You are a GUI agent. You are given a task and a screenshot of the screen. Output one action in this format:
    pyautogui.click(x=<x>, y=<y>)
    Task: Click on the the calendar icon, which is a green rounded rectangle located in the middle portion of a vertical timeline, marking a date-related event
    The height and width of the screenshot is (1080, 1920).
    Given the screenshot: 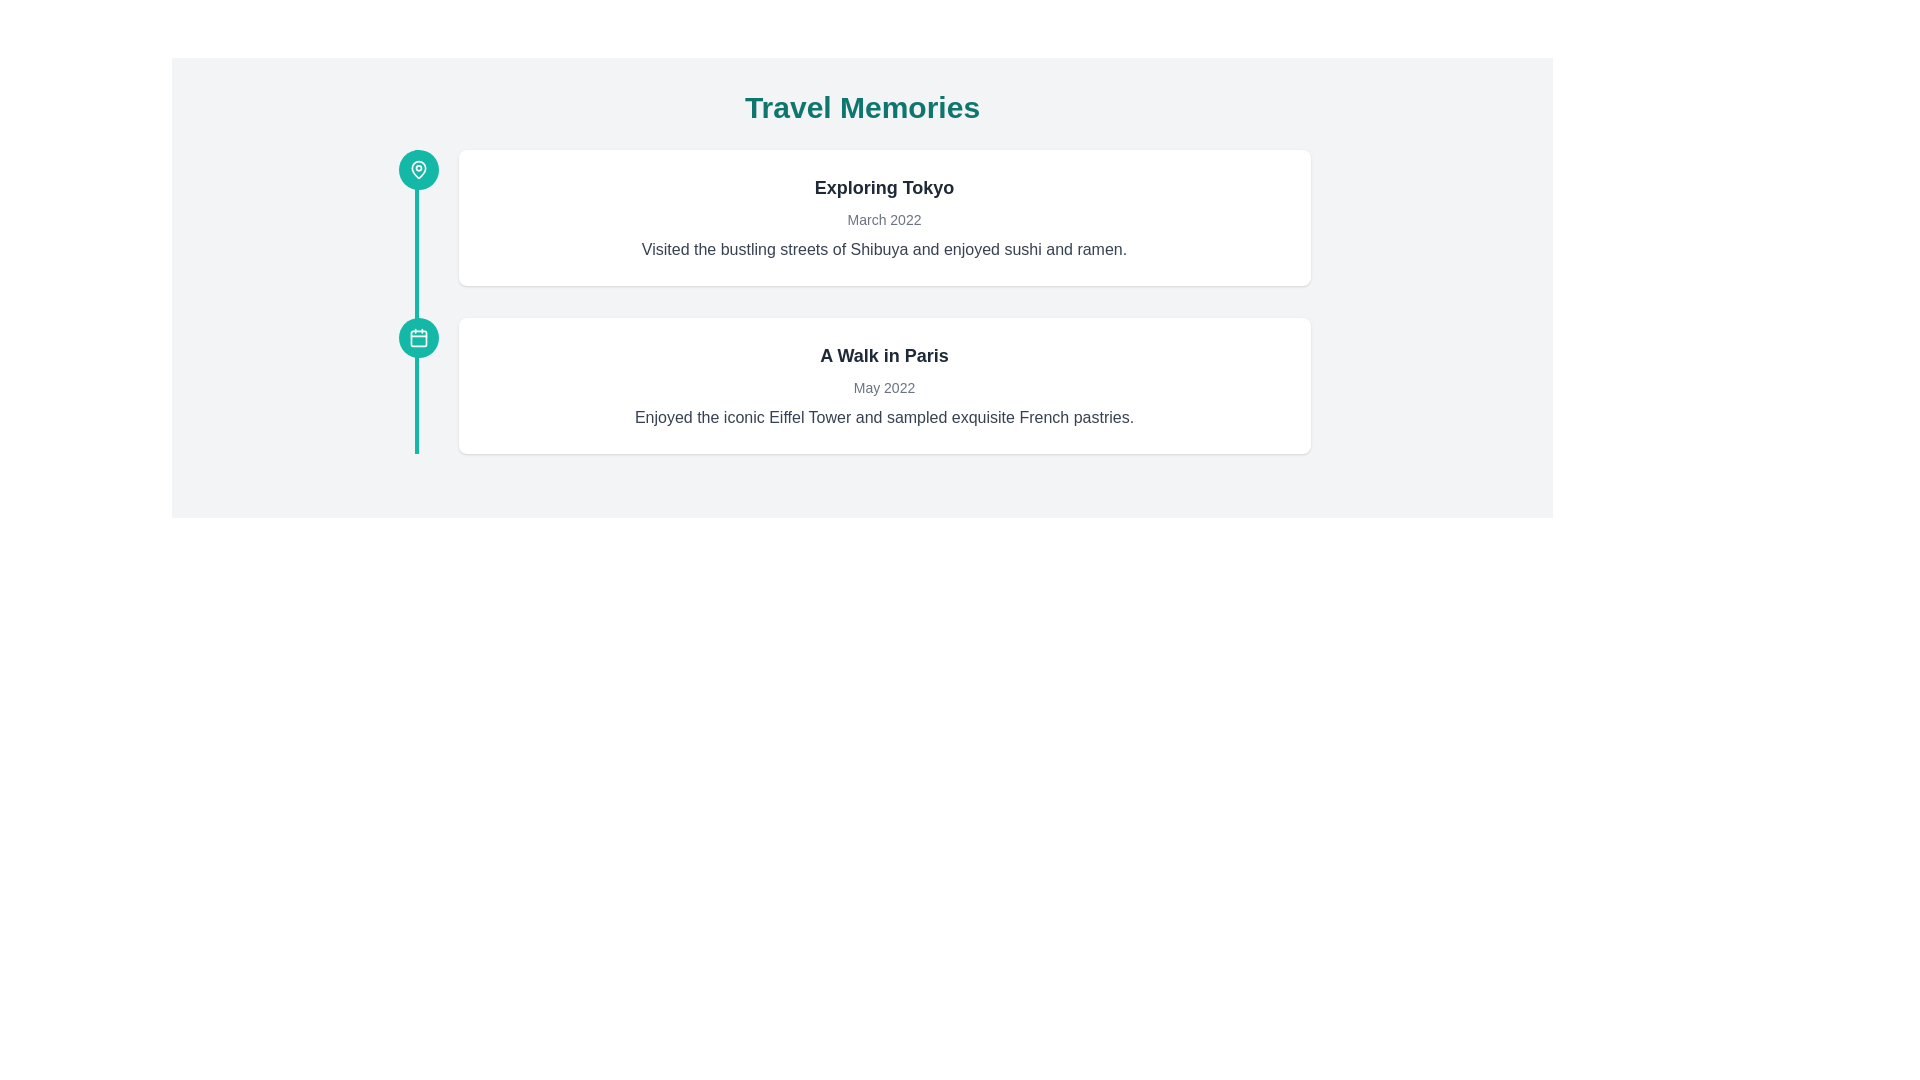 What is the action you would take?
    pyautogui.click(x=417, y=337)
    